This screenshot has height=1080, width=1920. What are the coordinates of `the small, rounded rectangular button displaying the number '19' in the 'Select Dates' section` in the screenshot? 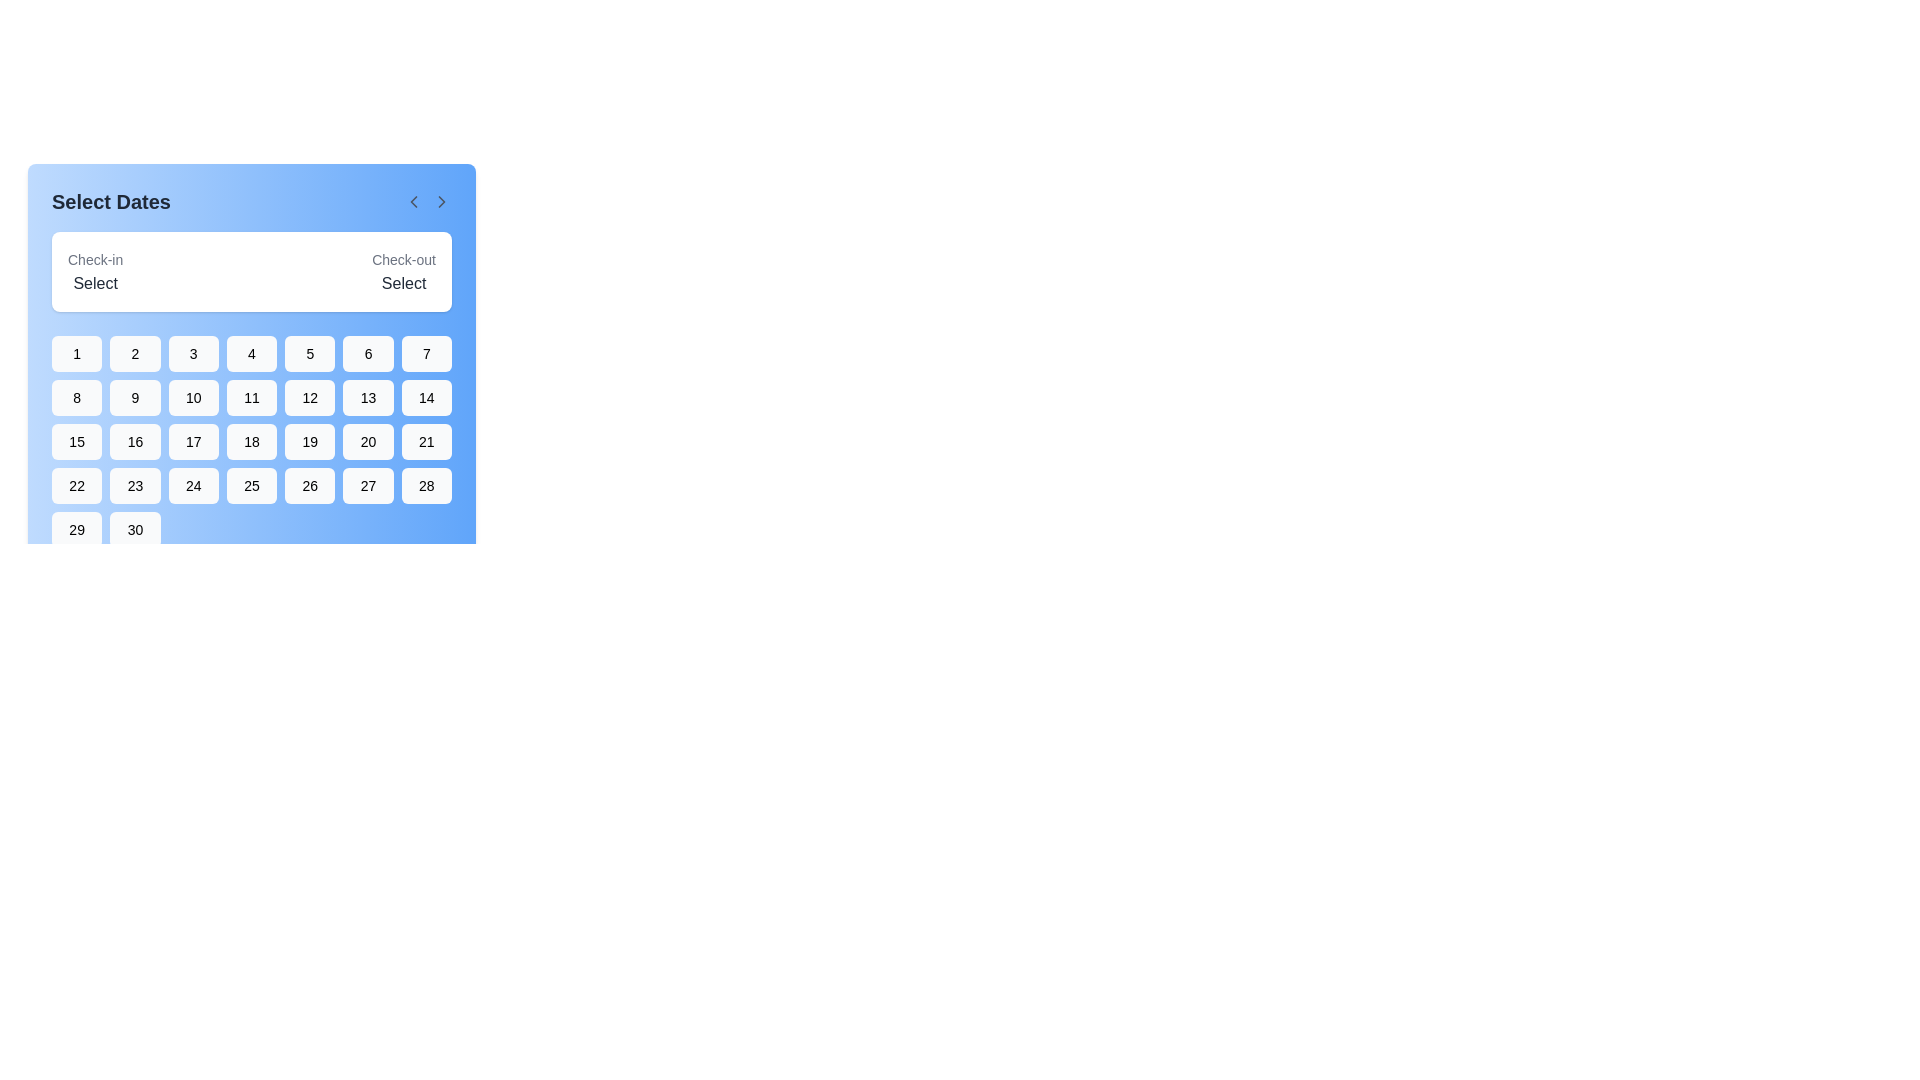 It's located at (309, 441).